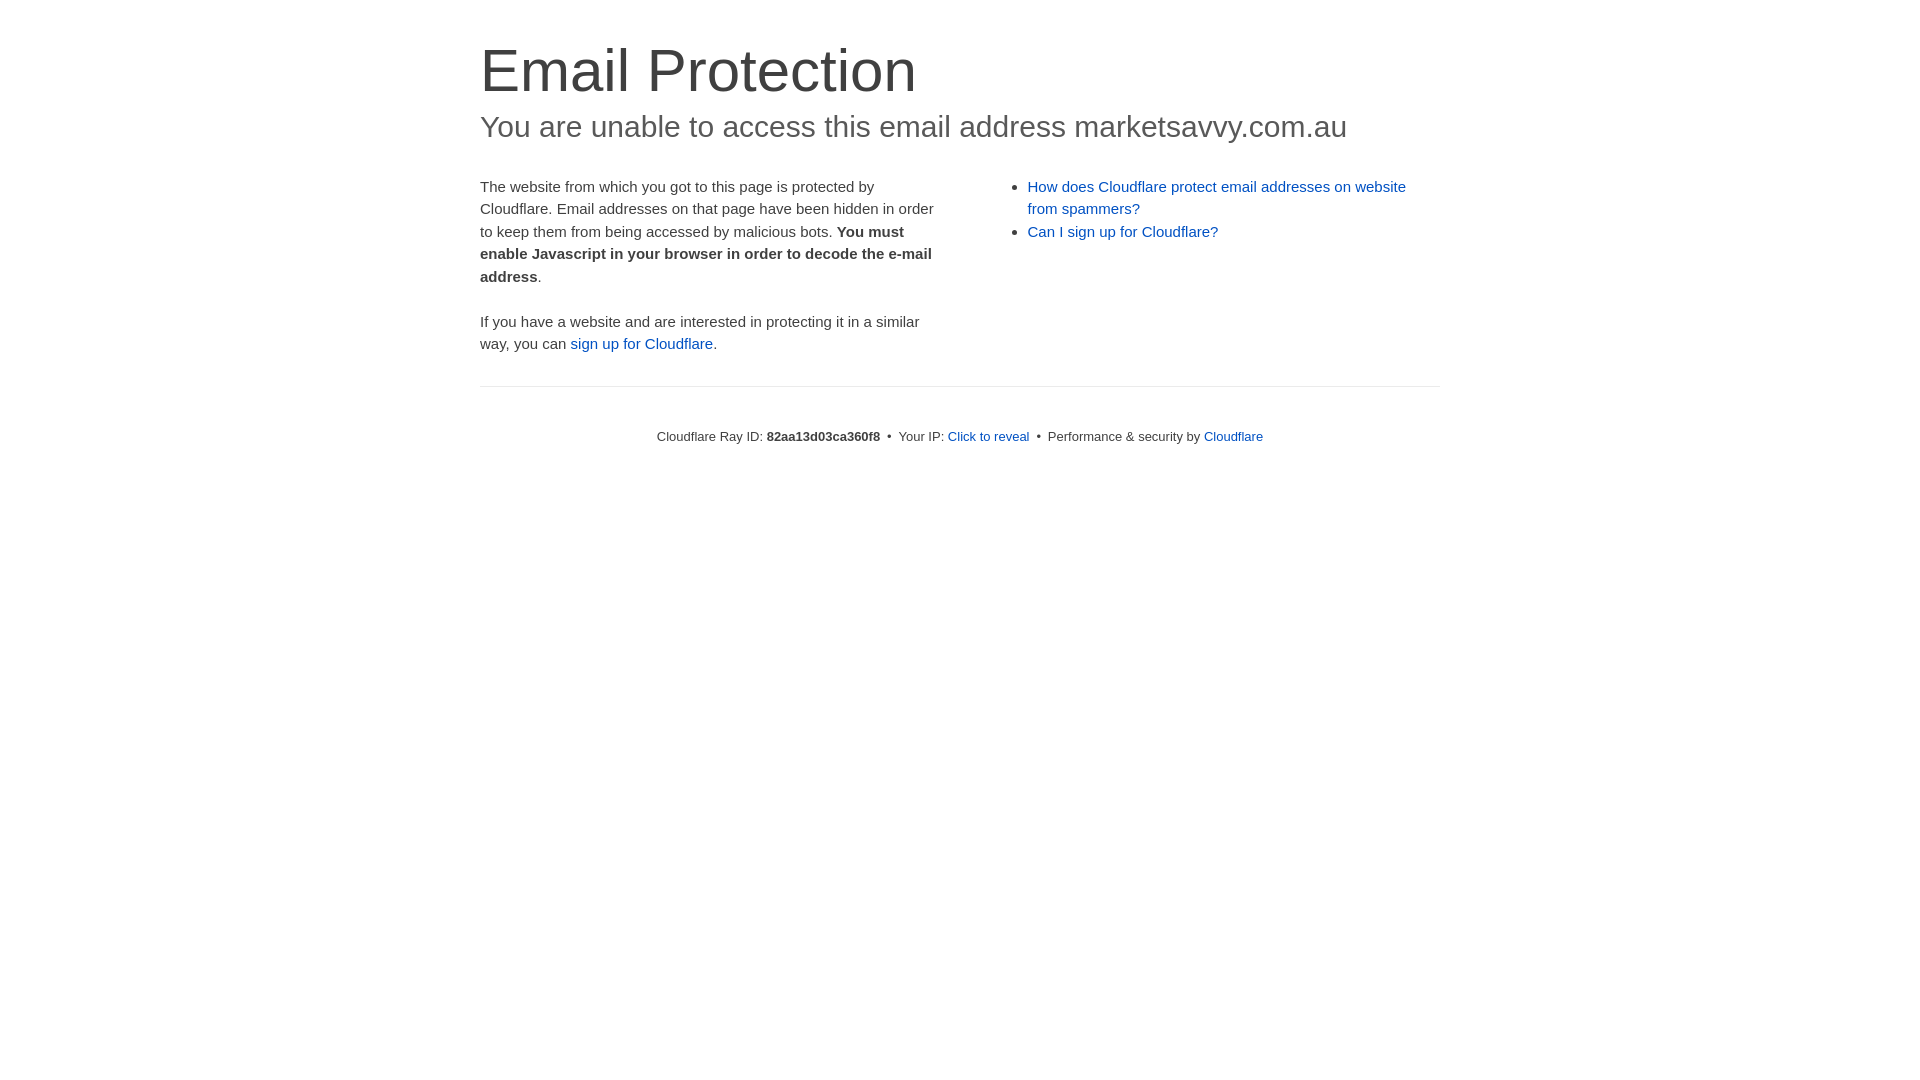  I want to click on 'sign up for Cloudflare', so click(642, 342).